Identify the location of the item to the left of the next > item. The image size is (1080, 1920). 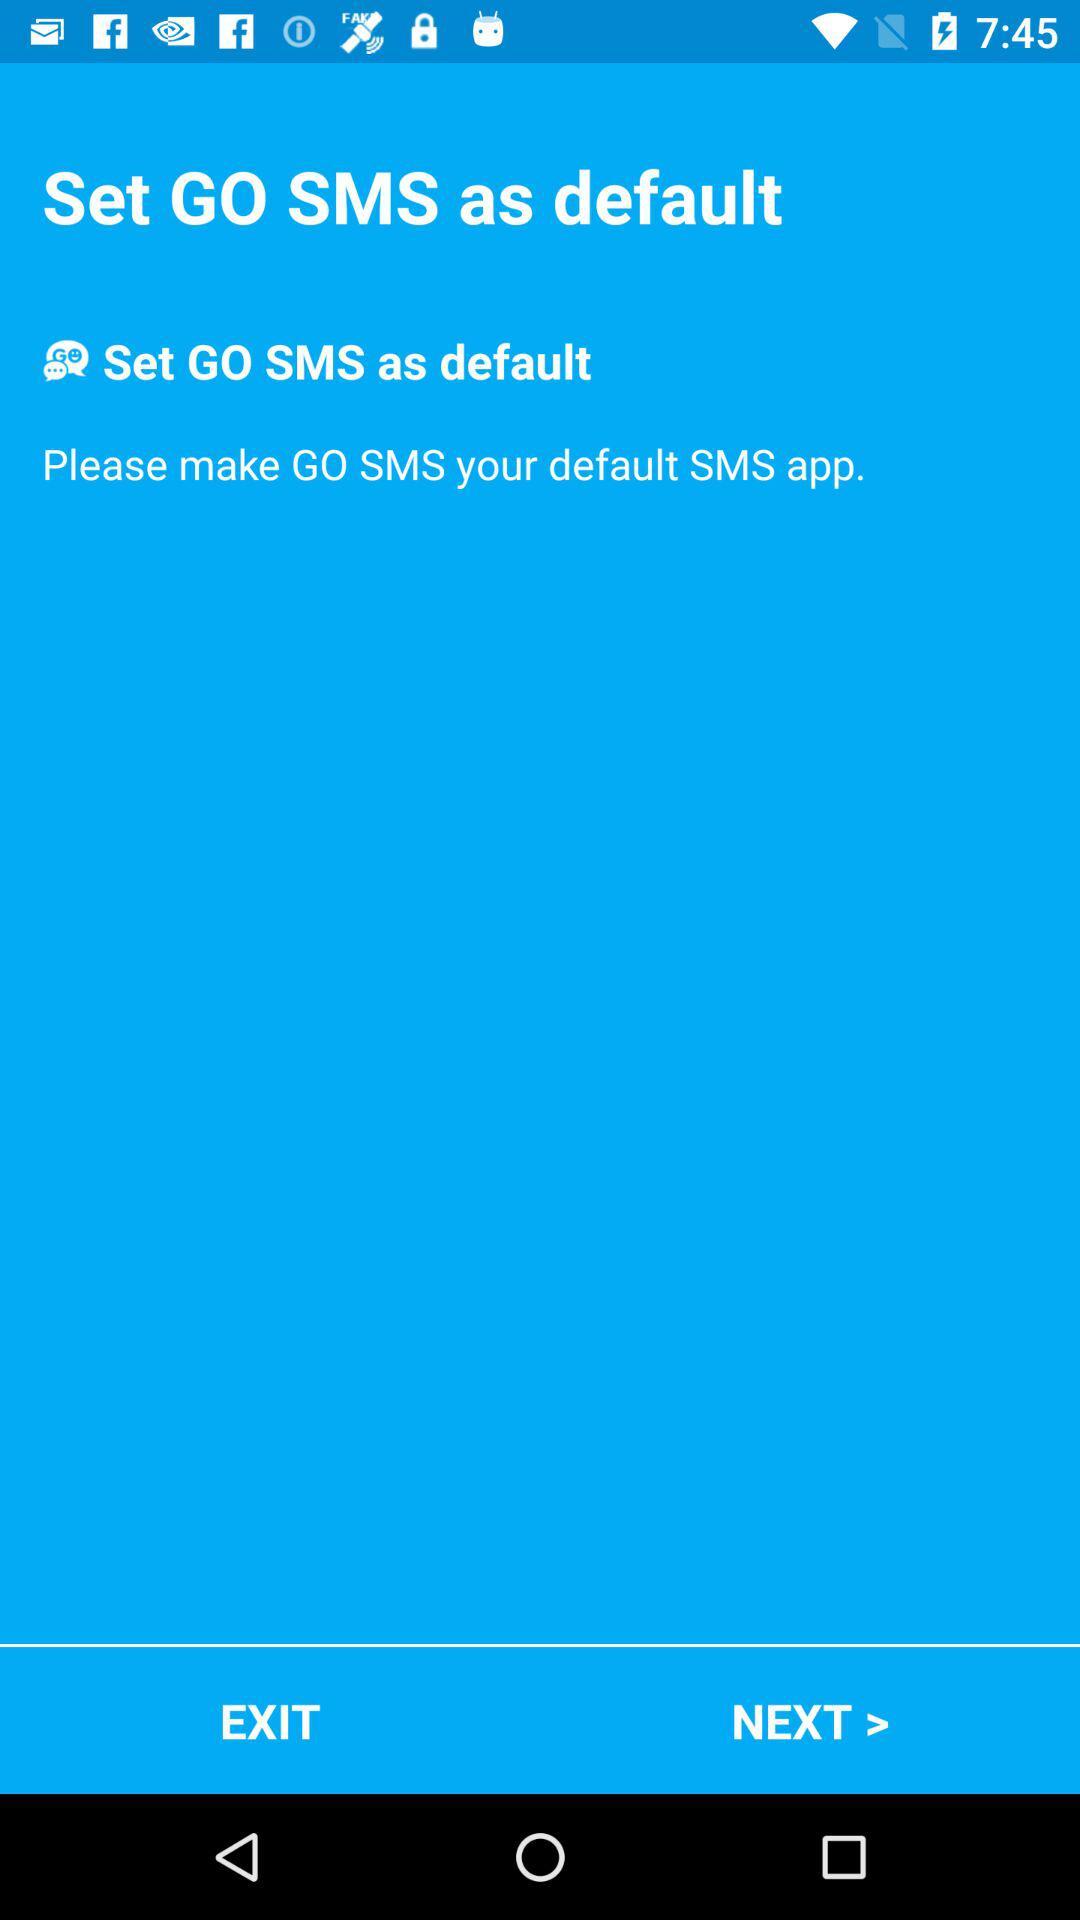
(270, 1719).